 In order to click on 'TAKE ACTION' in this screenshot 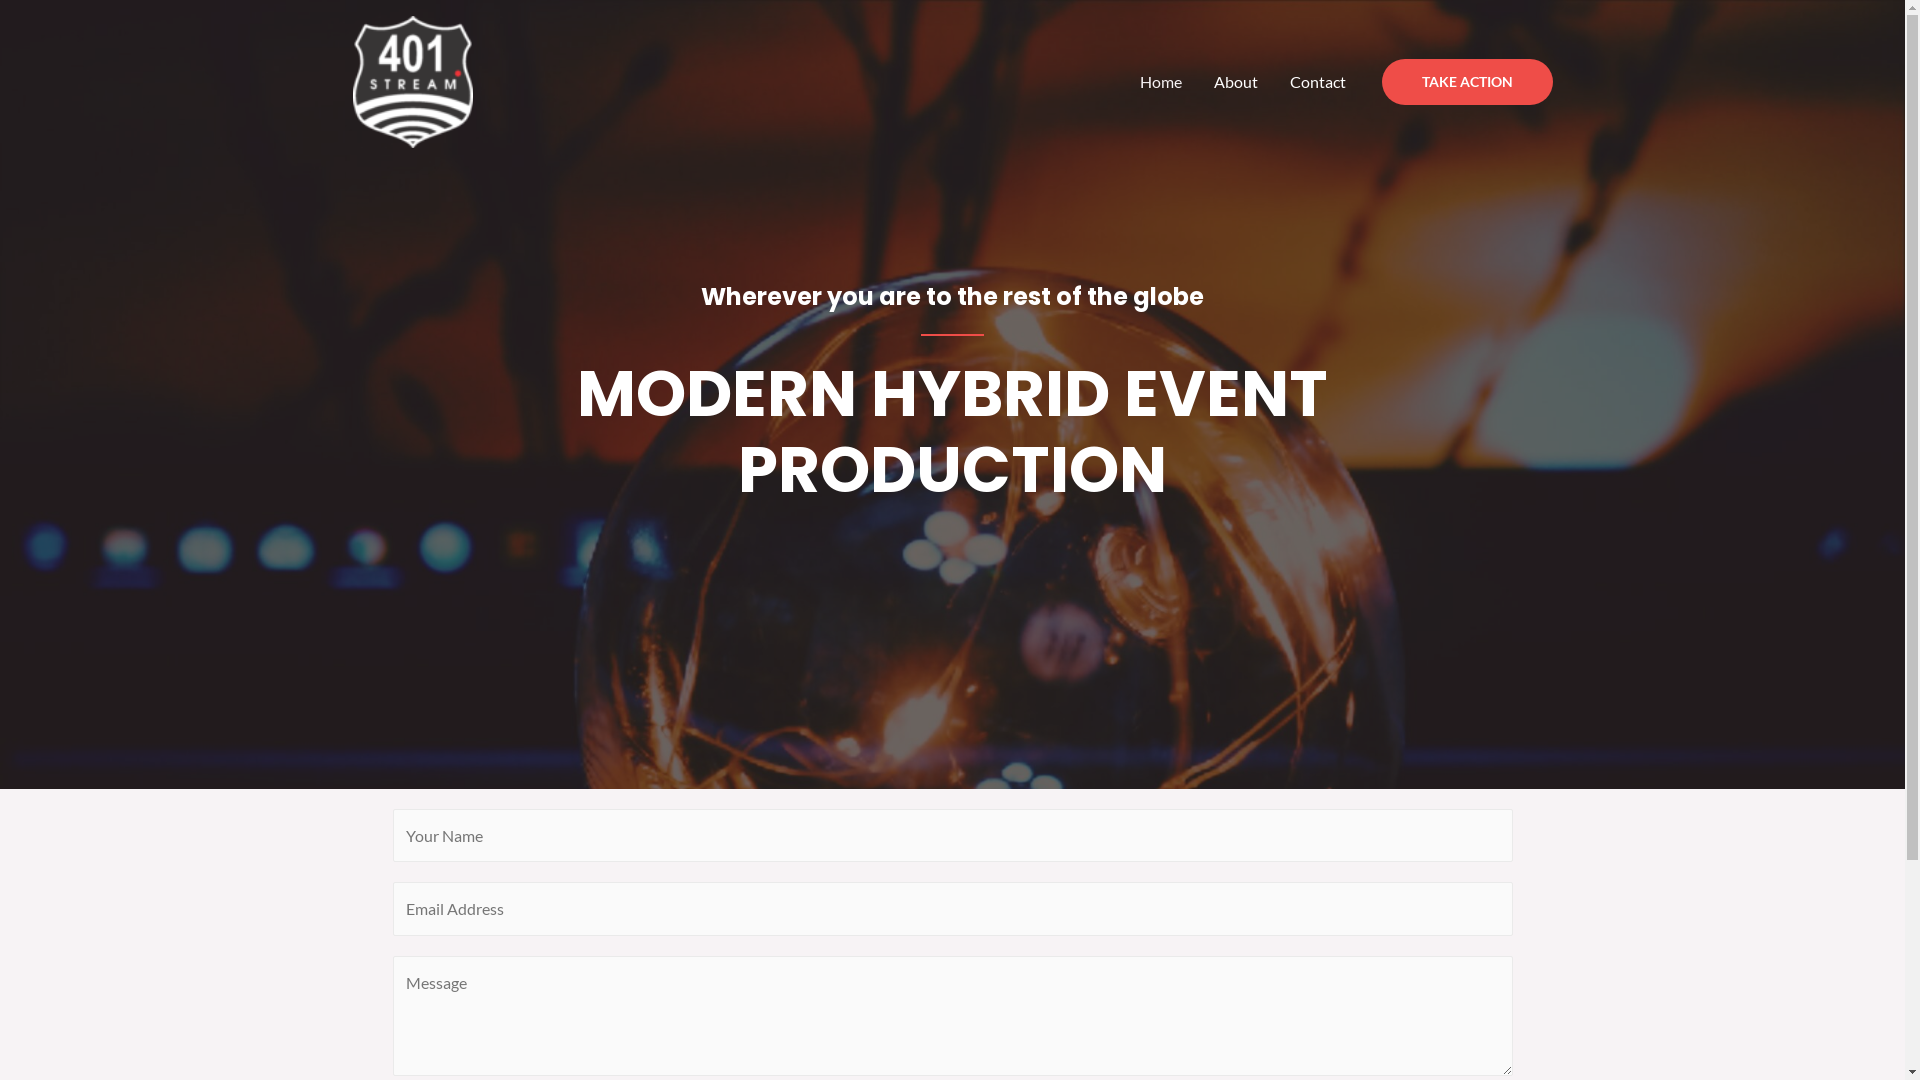, I will do `click(1467, 80)`.